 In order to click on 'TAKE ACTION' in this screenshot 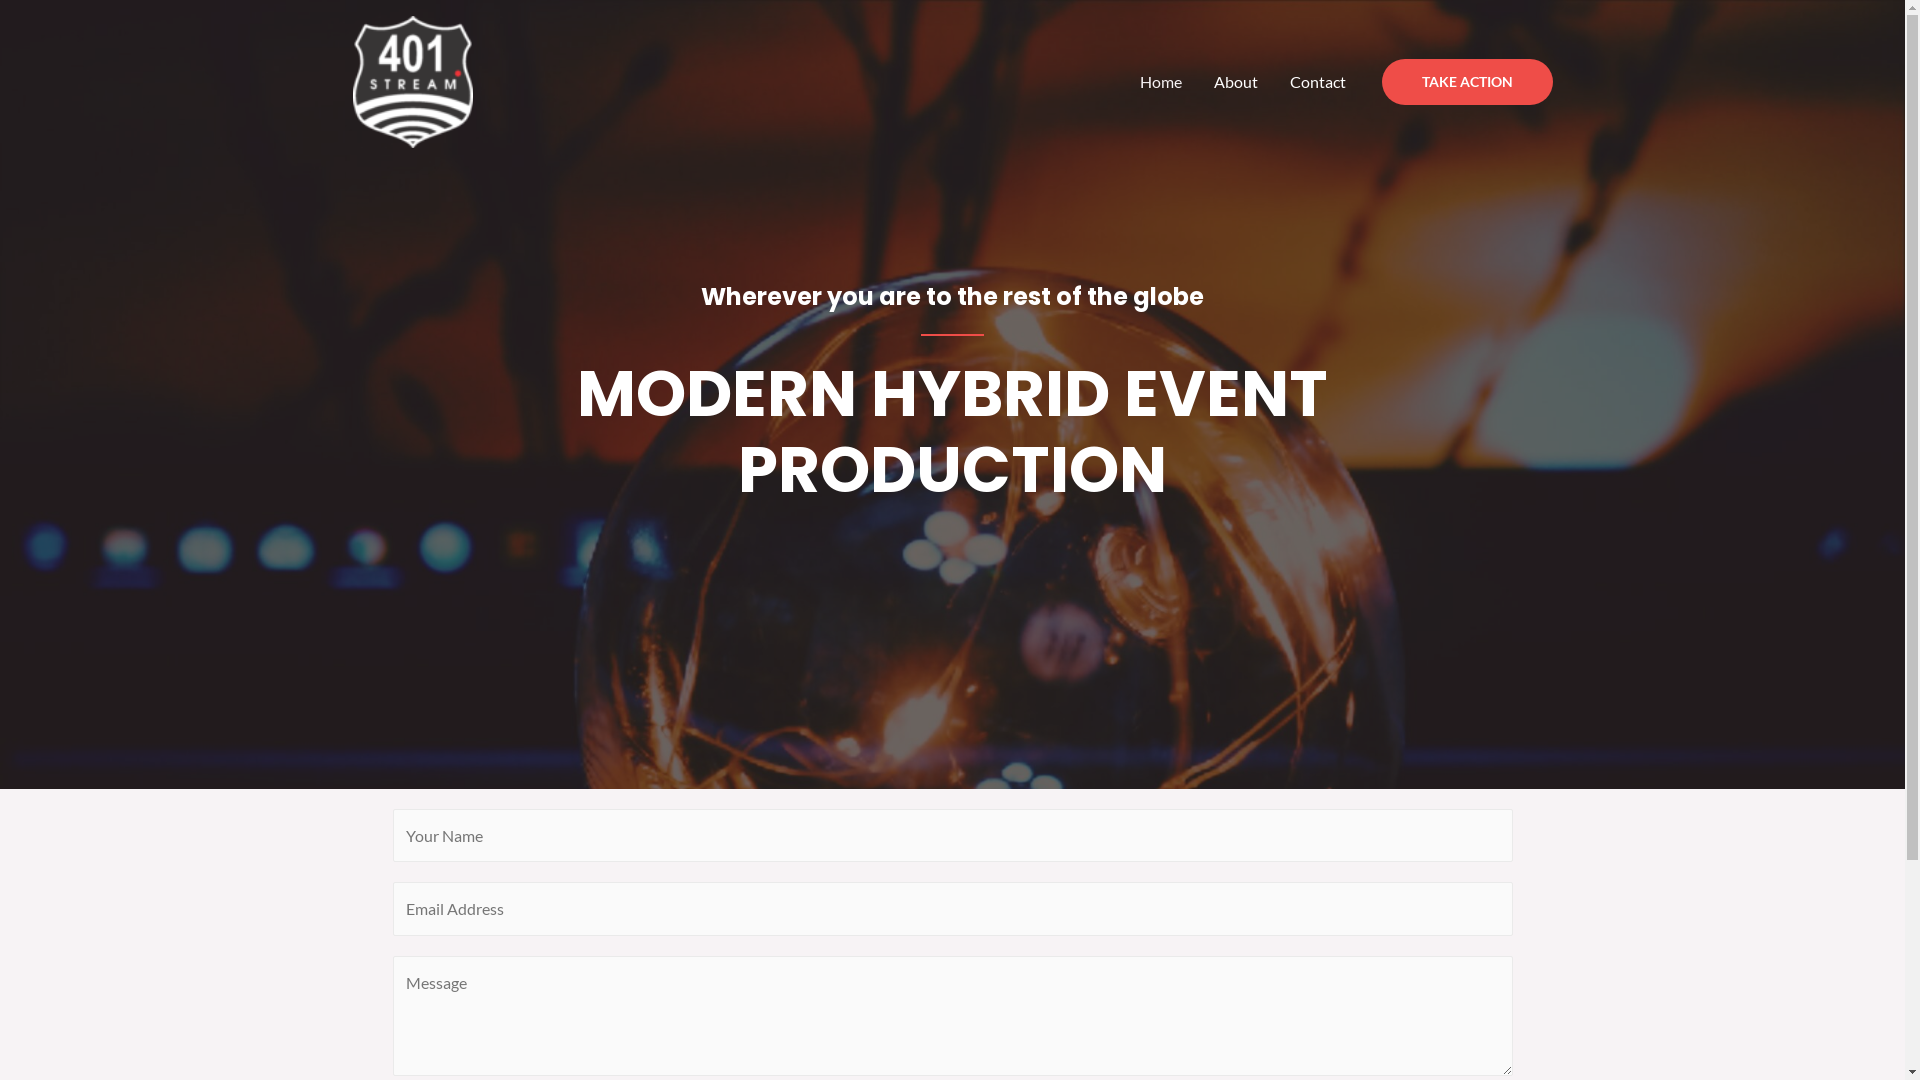, I will do `click(1467, 80)`.